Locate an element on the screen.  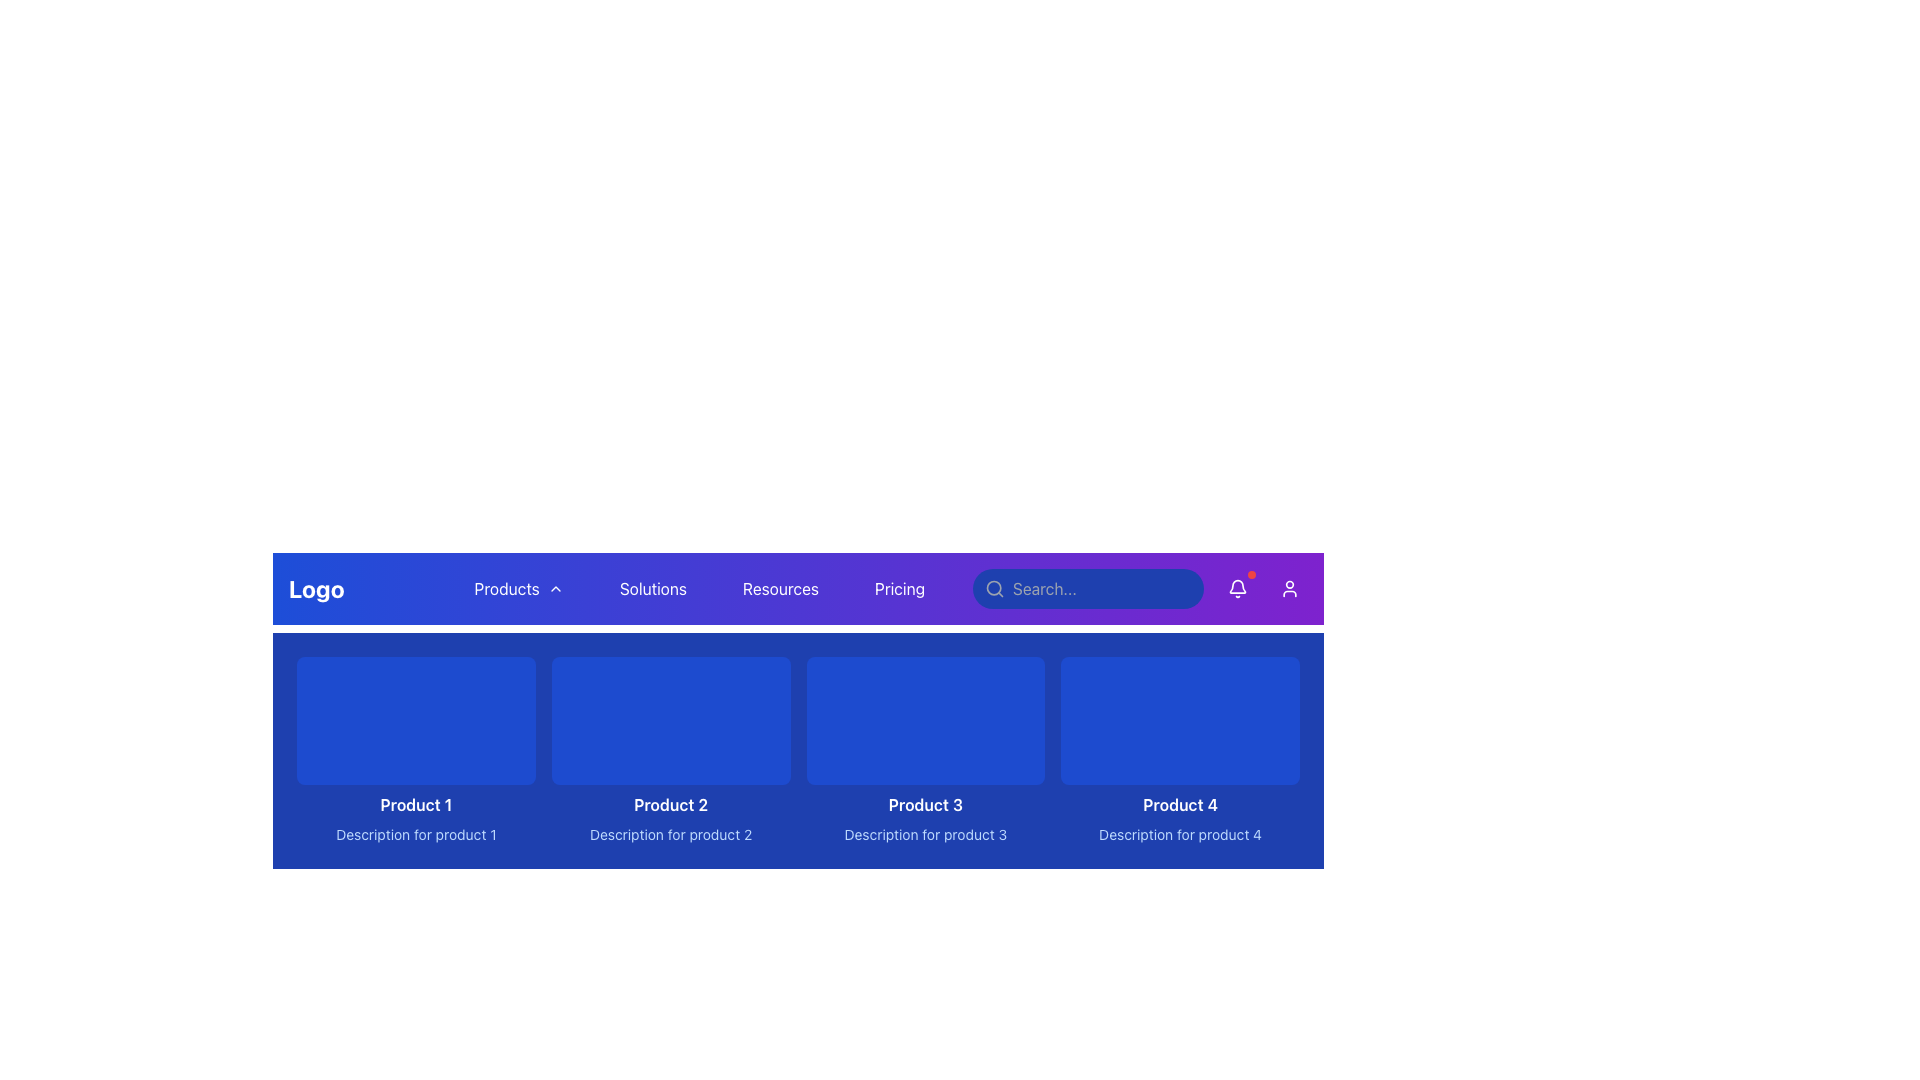
the search input field located in the navigation bar, which is the second element from the left, to trigger focus effects is located at coordinates (1087, 588).